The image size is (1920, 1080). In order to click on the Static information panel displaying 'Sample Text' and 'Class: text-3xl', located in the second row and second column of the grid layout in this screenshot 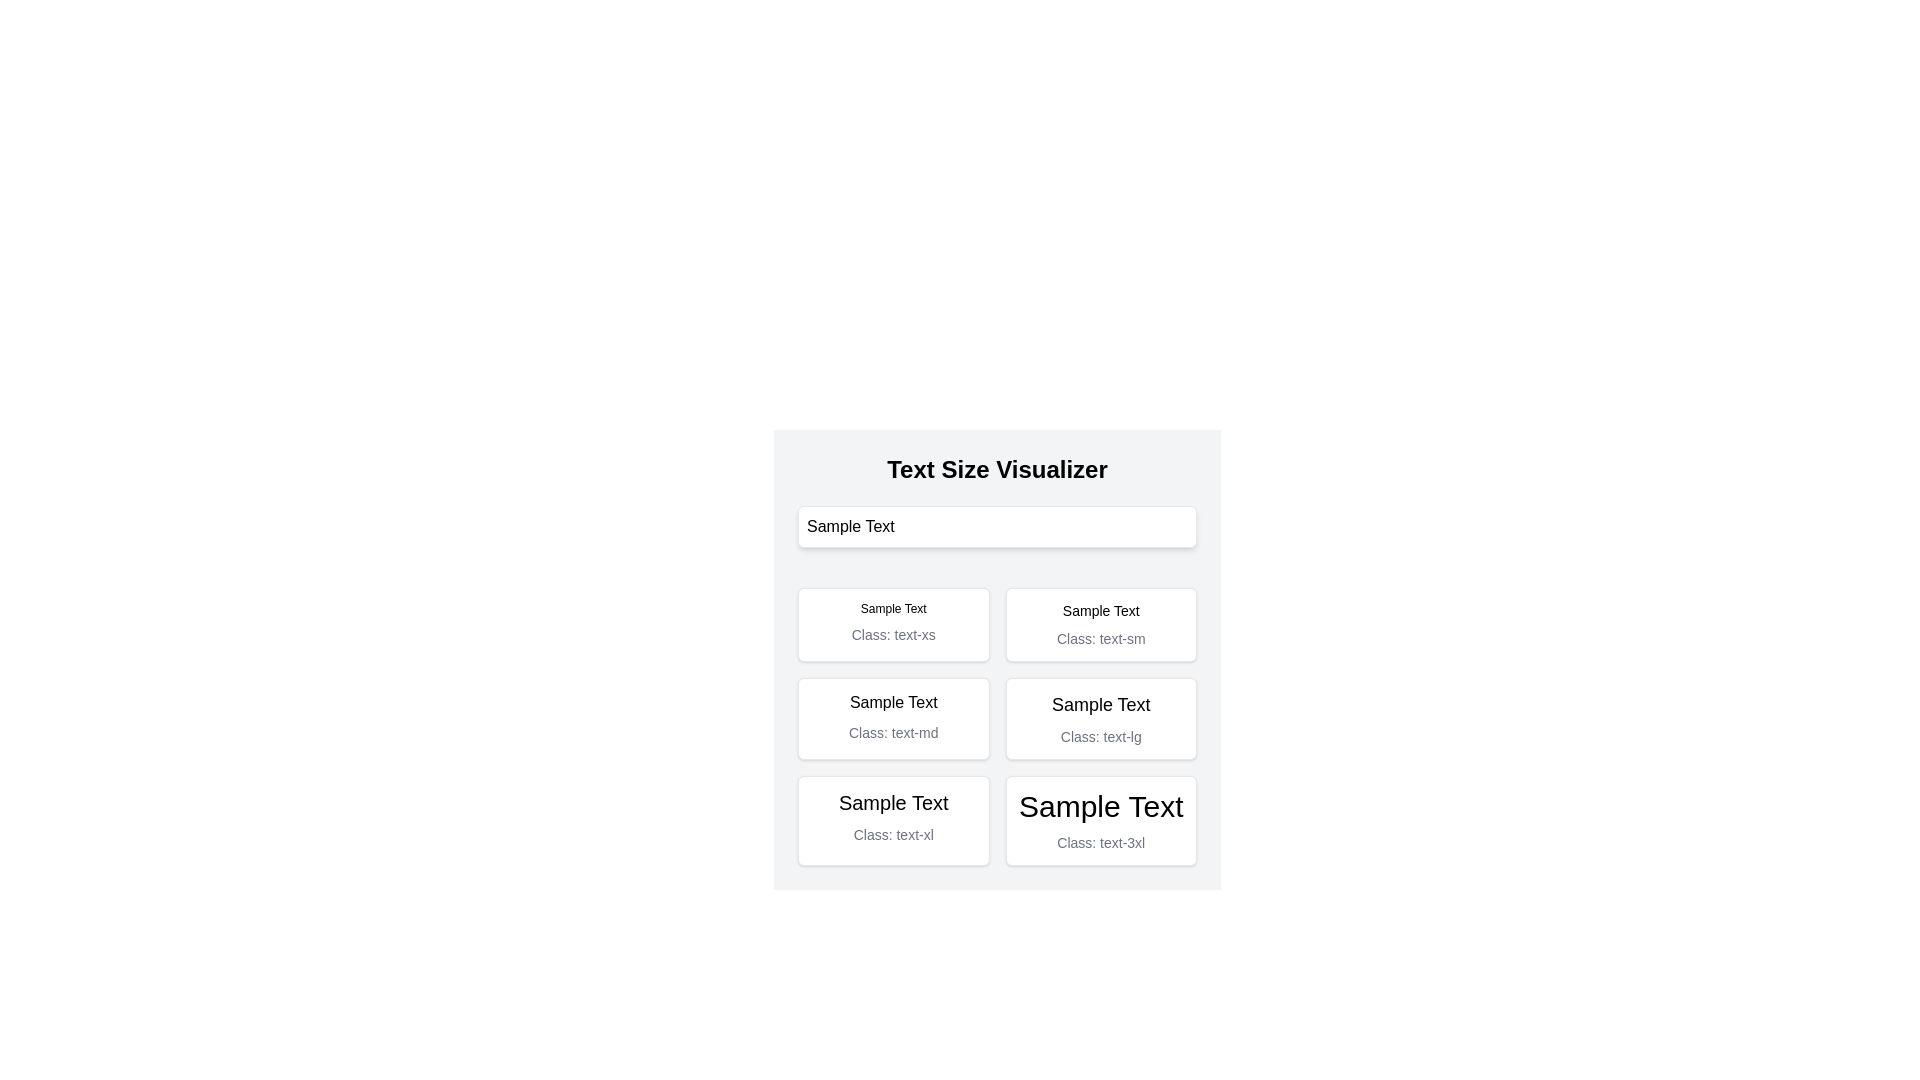, I will do `click(1100, 821)`.